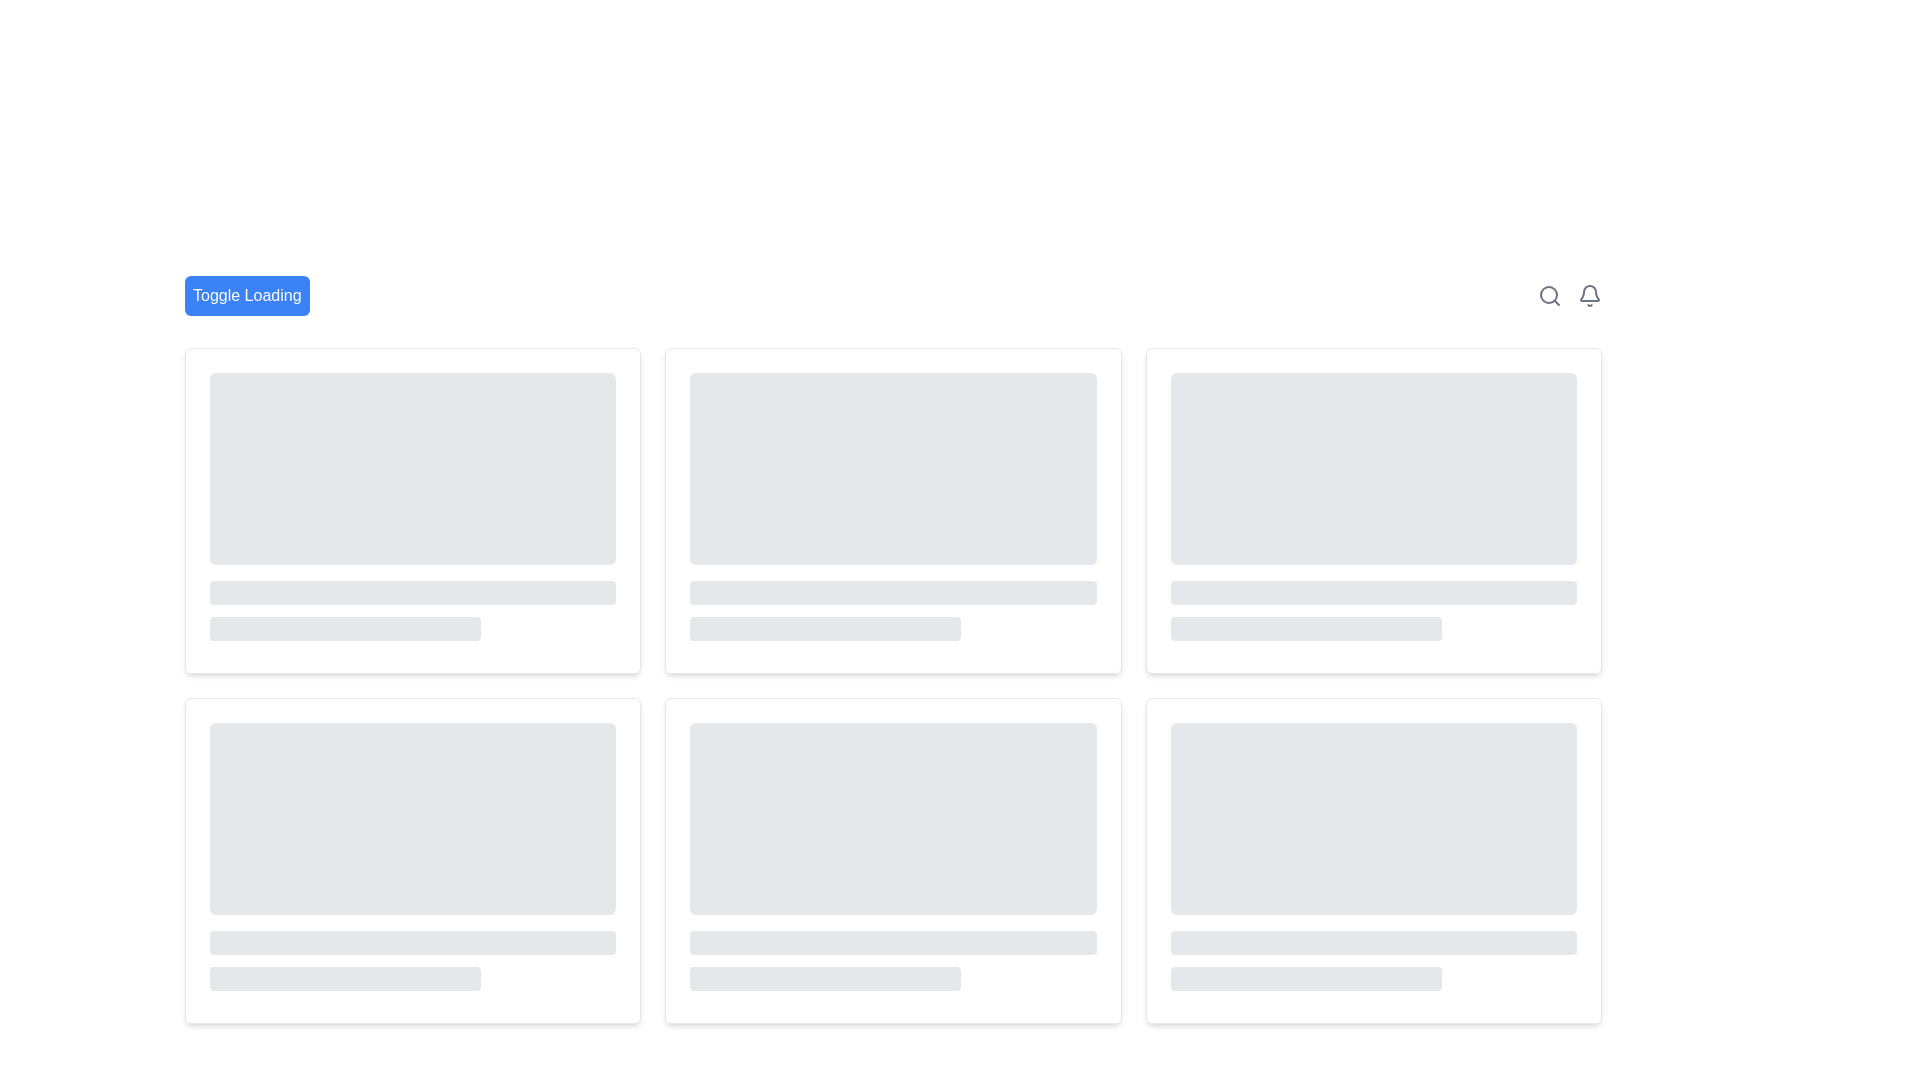 This screenshot has height=1080, width=1920. What do you see at coordinates (1372, 469) in the screenshot?
I see `the Placeholder block element, which is a rectangular box with a light gray background and rounded corners, located at the top of a vertical stack of similar elements in the rightmost column of a grid layout` at bounding box center [1372, 469].